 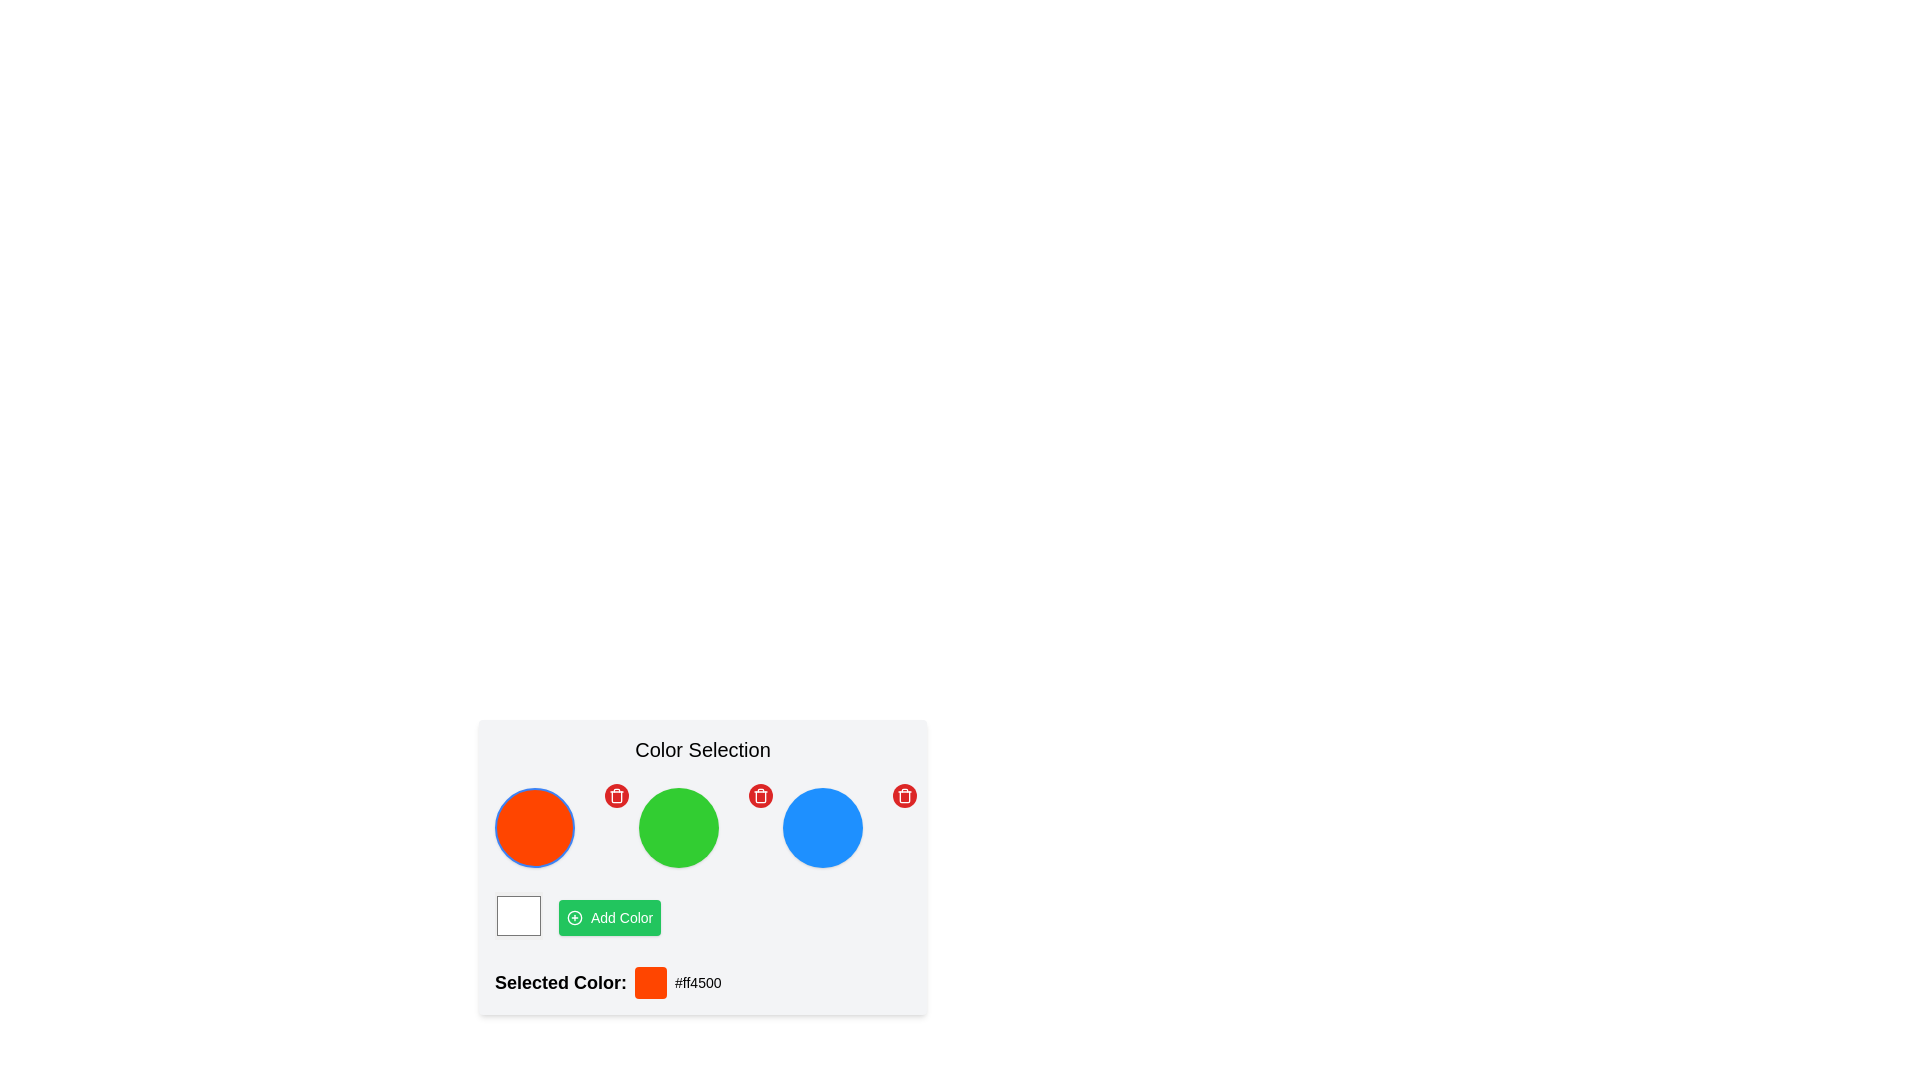 What do you see at coordinates (616, 794) in the screenshot?
I see `the small circular button with a red background and a white trash can icon` at bounding box center [616, 794].